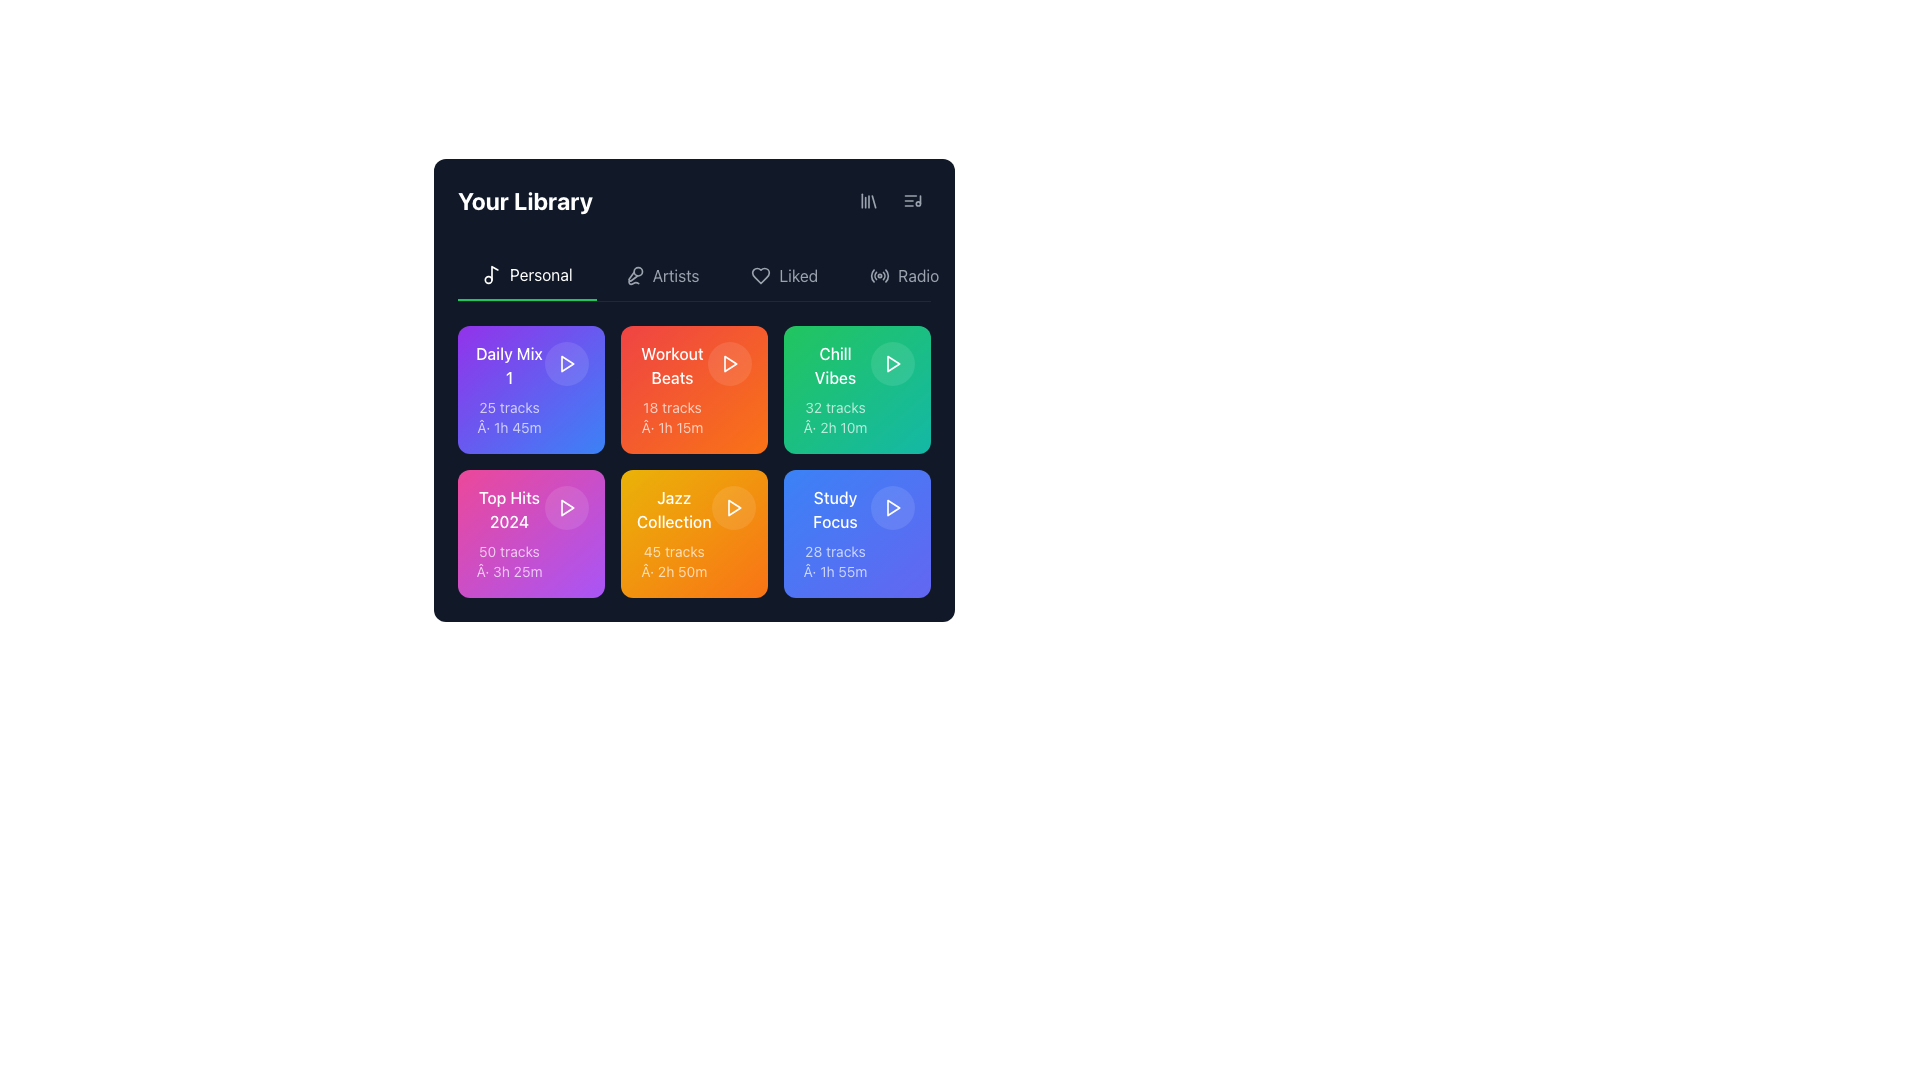 This screenshot has height=1080, width=1920. Describe the element at coordinates (891, 507) in the screenshot. I see `the circular play button with a semi-transparent white background located in the 'Study Focus' card` at that location.